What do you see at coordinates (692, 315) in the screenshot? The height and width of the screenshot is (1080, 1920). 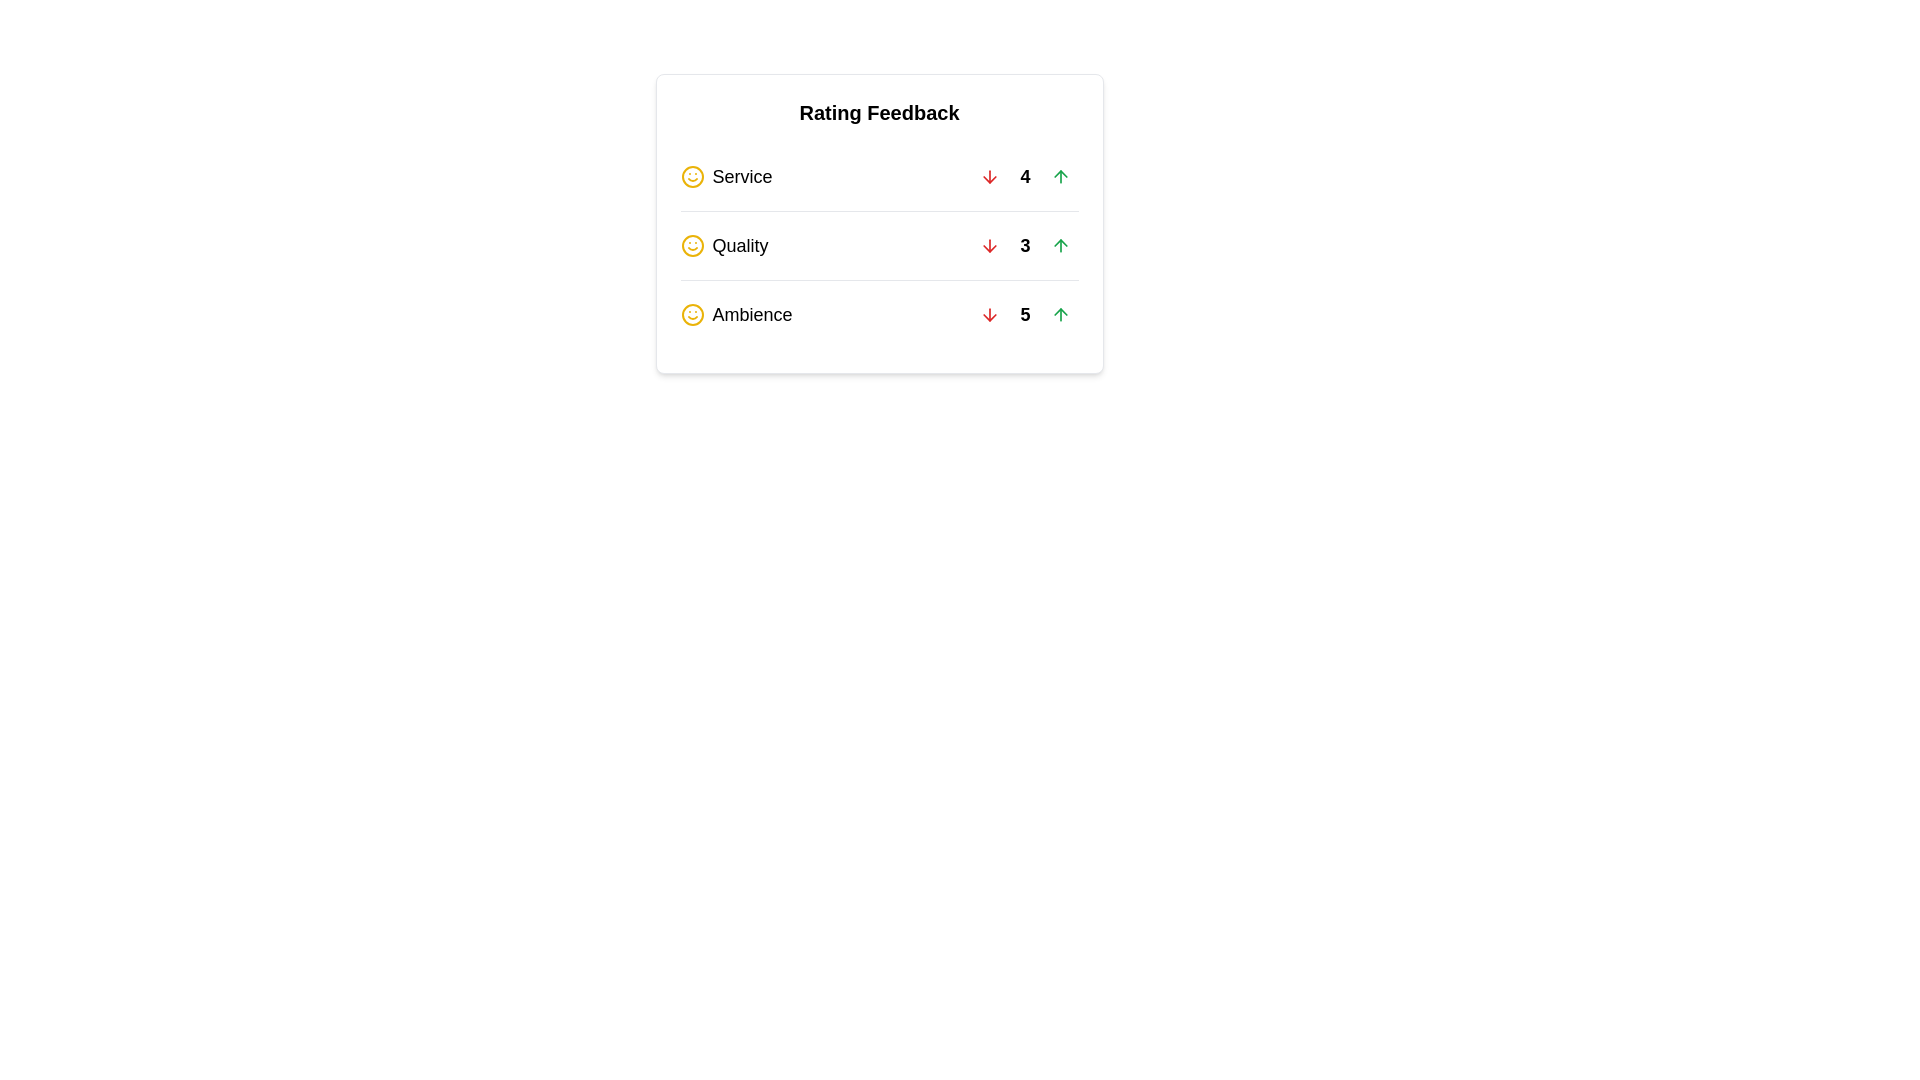 I see `the yellow smiley face icon representing positive sentiment, located in the third row of the 'Rating Feedback' list, to the left of 'Ambience'` at bounding box center [692, 315].